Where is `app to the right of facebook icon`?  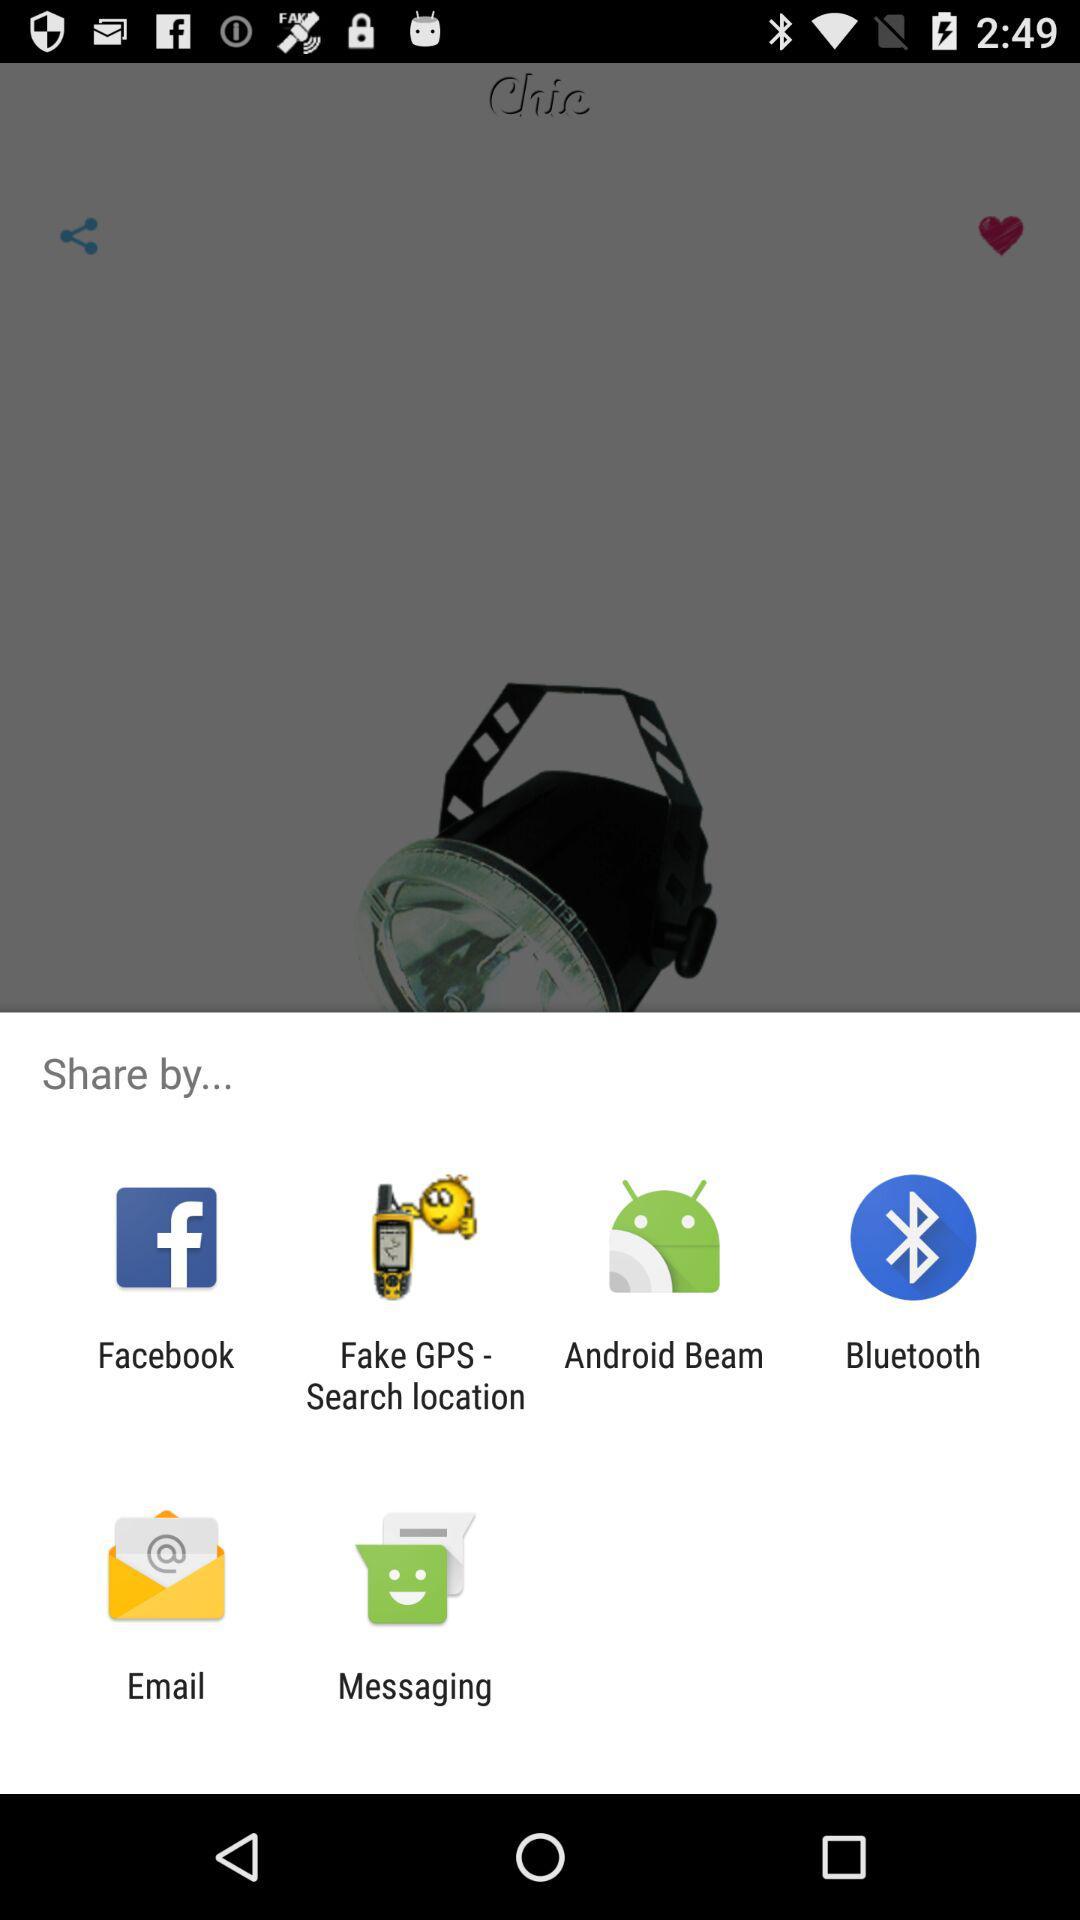
app to the right of facebook icon is located at coordinates (414, 1374).